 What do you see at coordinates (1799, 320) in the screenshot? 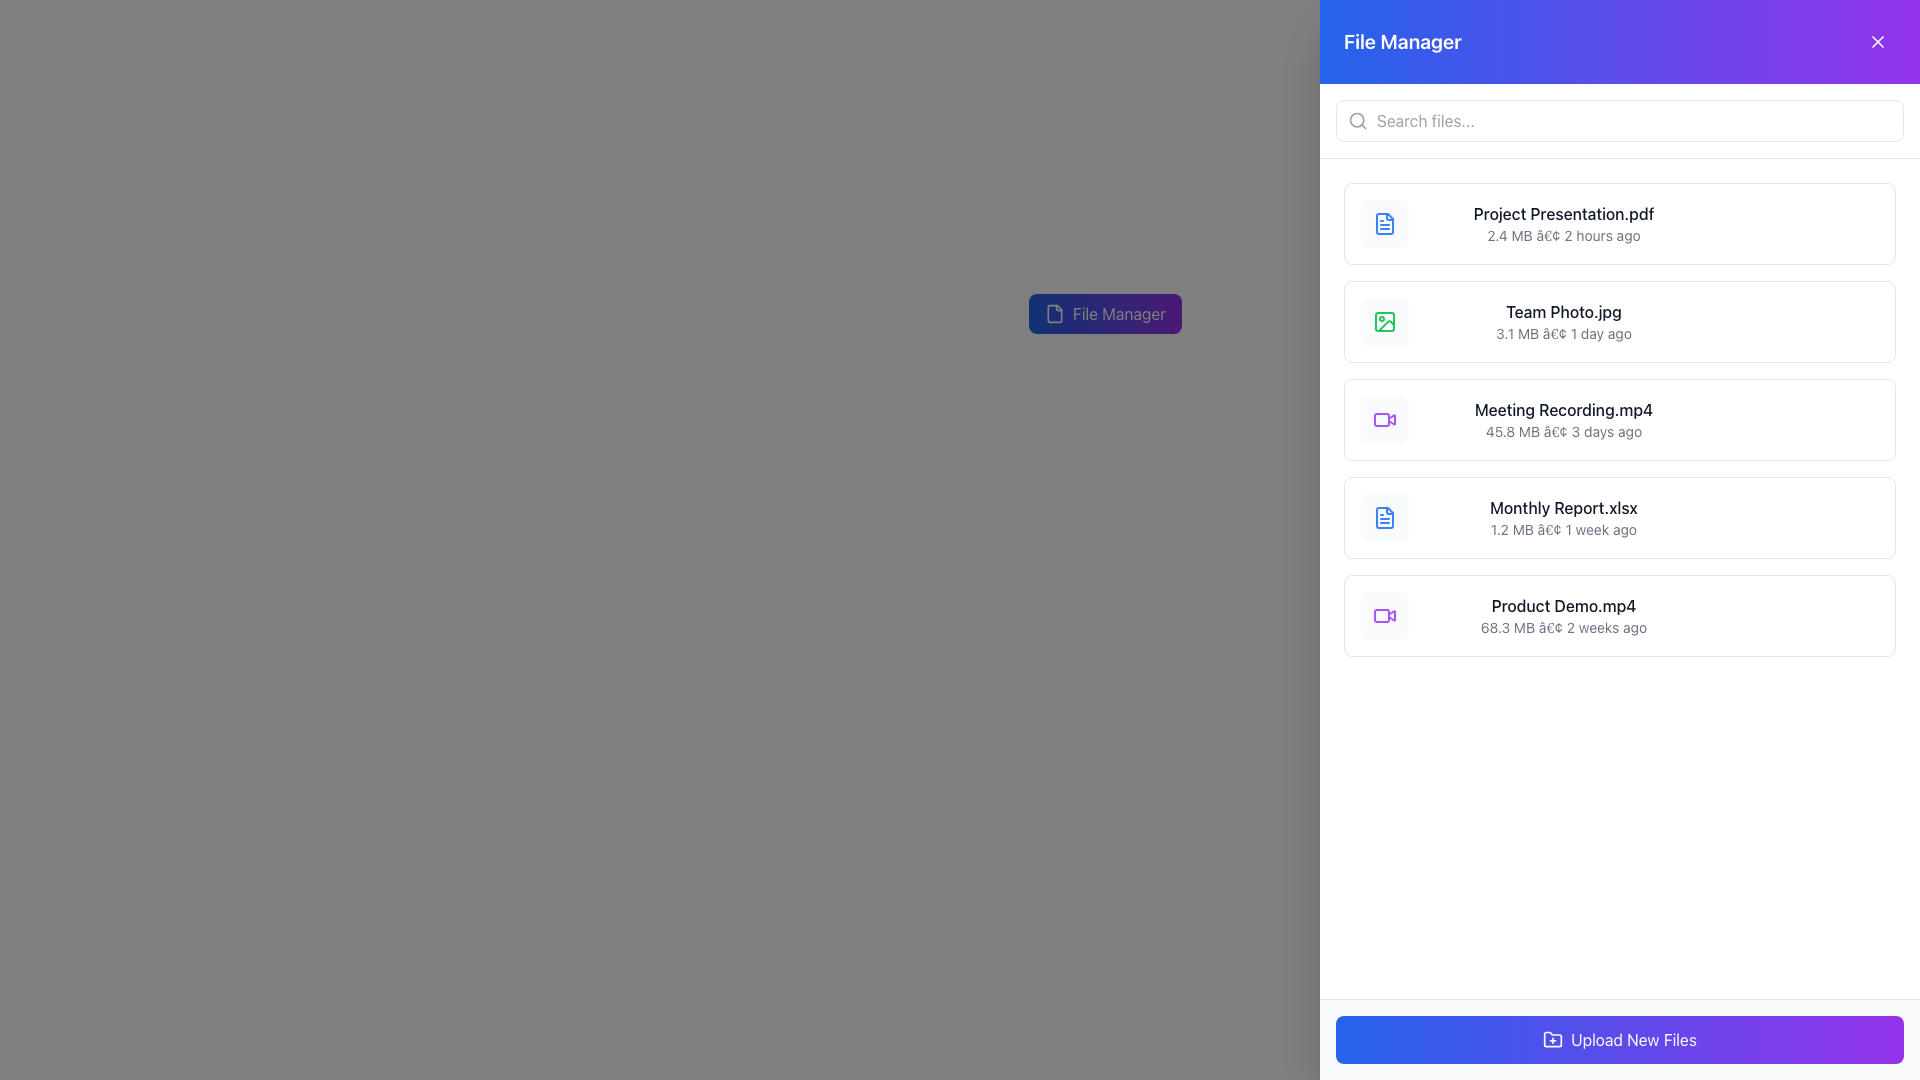
I see `the interactive button group for the 'Team Photo.jpg' file, located on the right side of its entry in the file manager interface` at bounding box center [1799, 320].